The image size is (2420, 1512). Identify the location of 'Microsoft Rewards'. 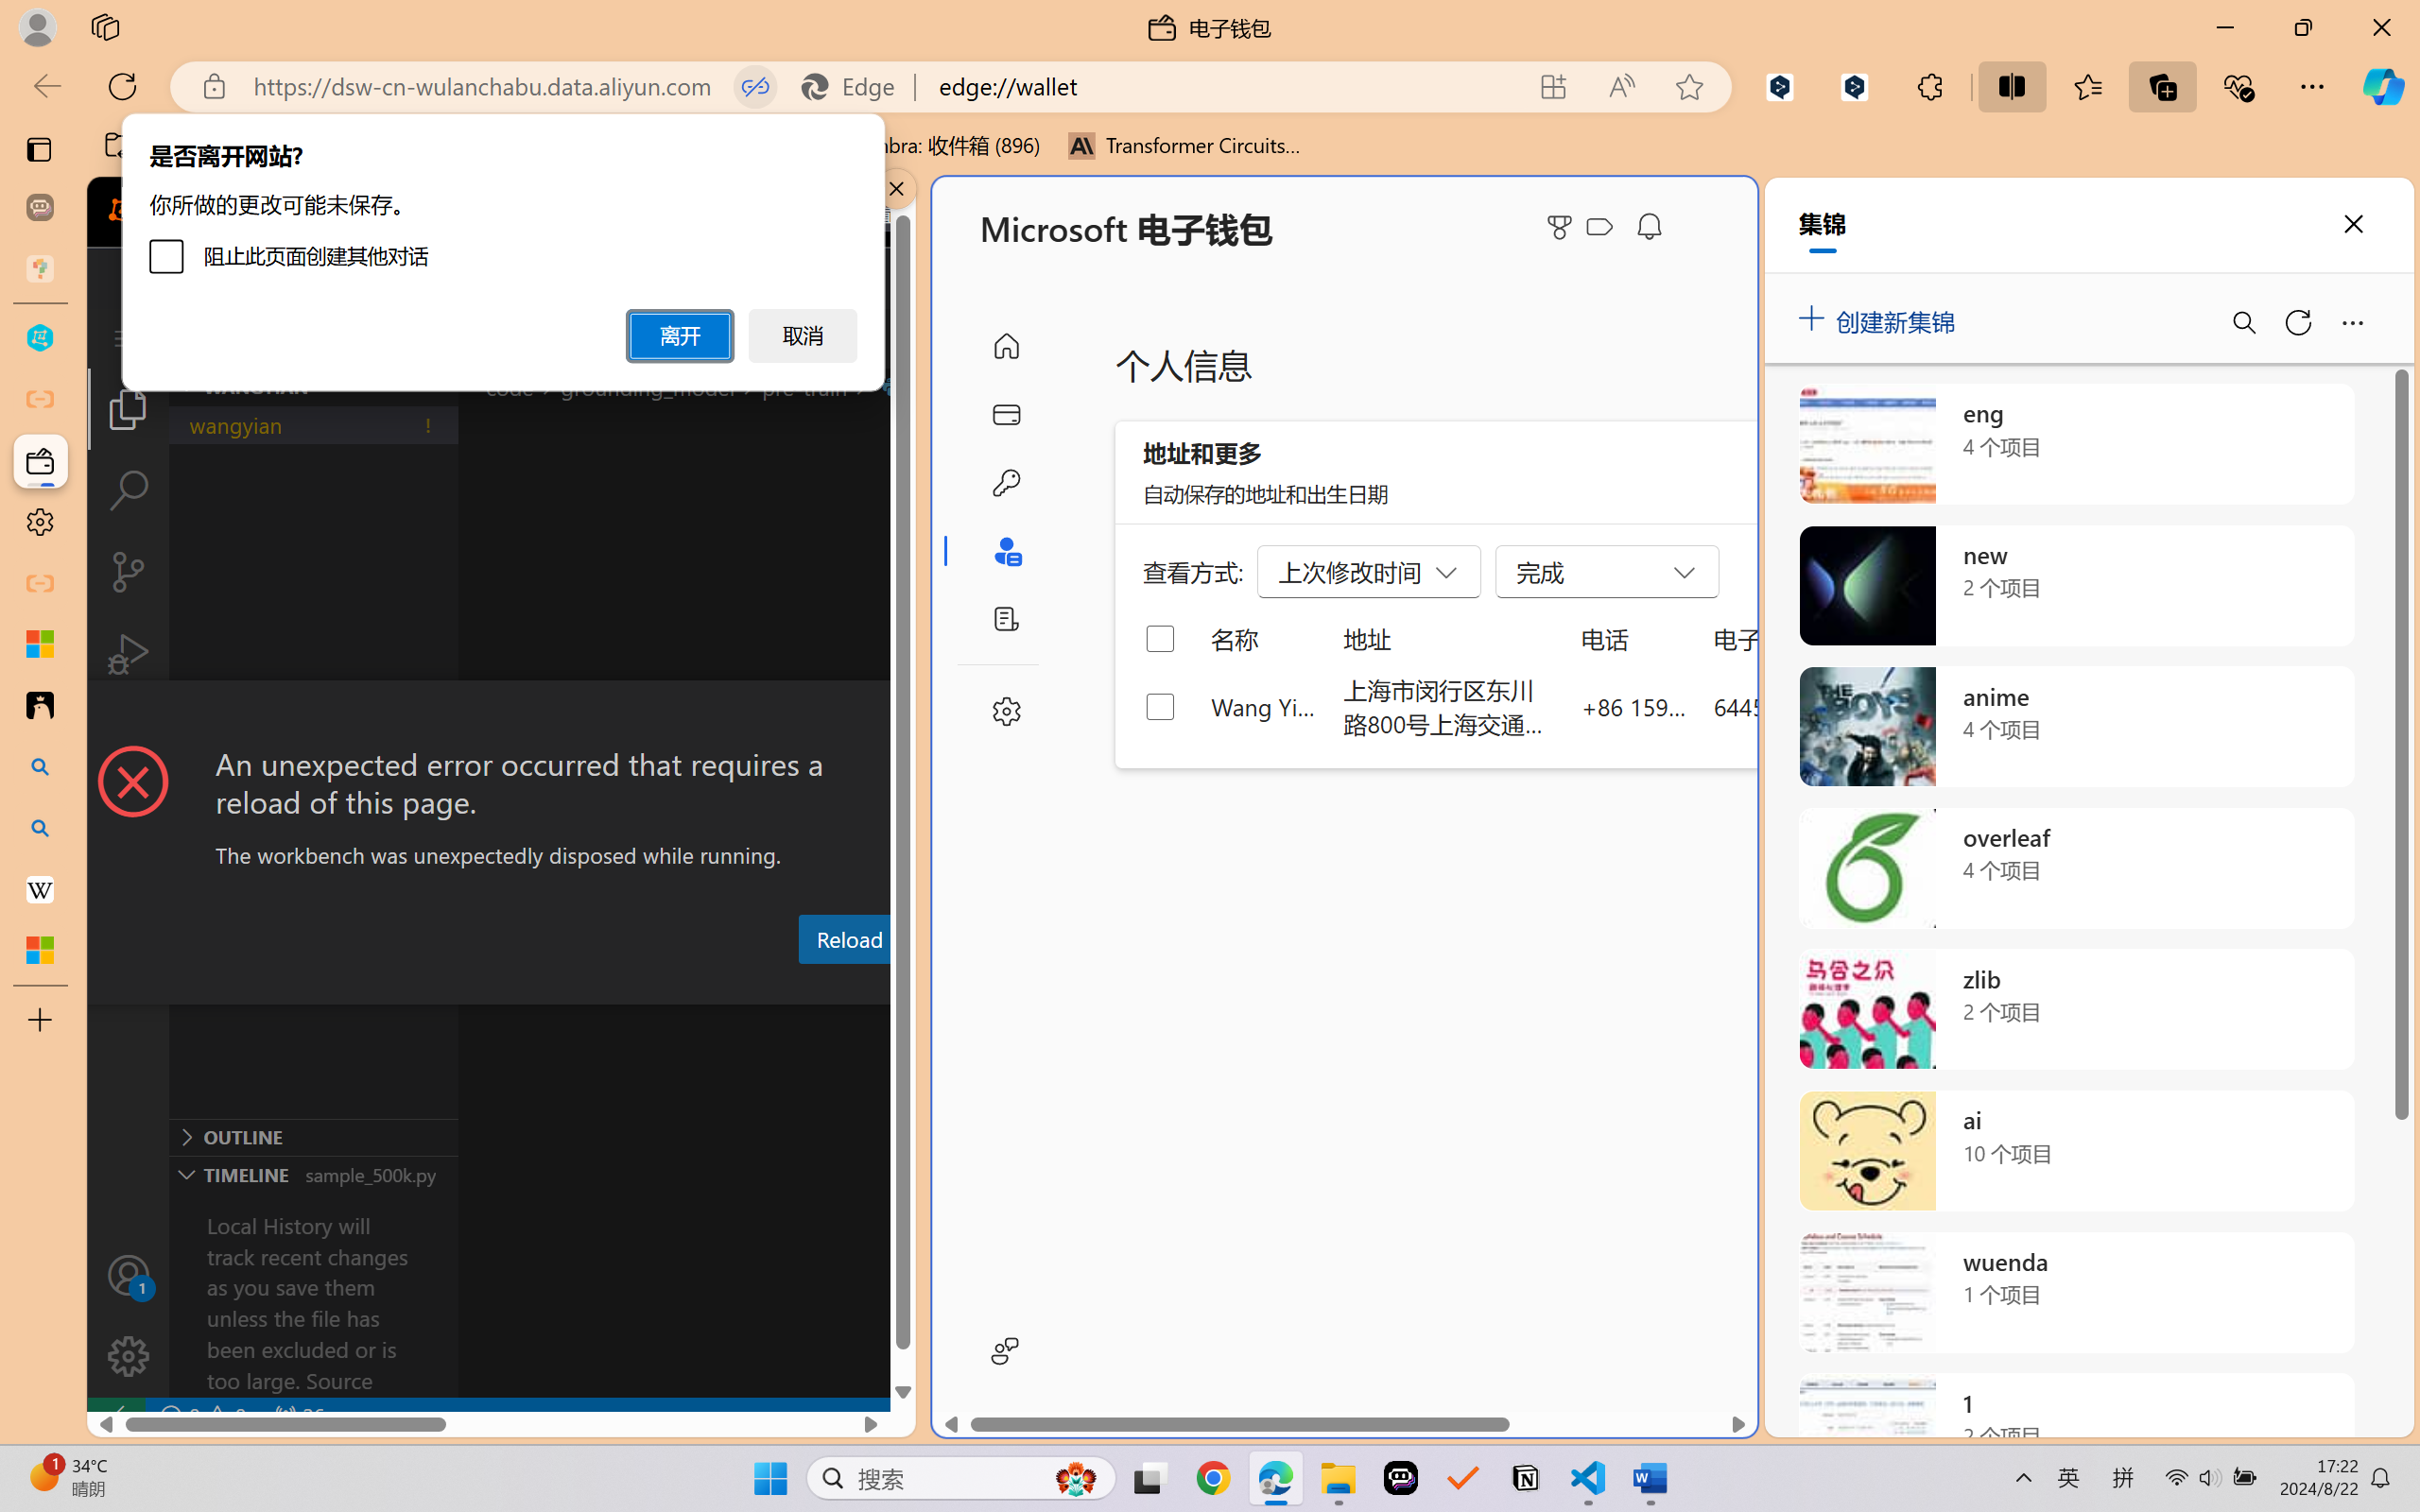
(1563, 227).